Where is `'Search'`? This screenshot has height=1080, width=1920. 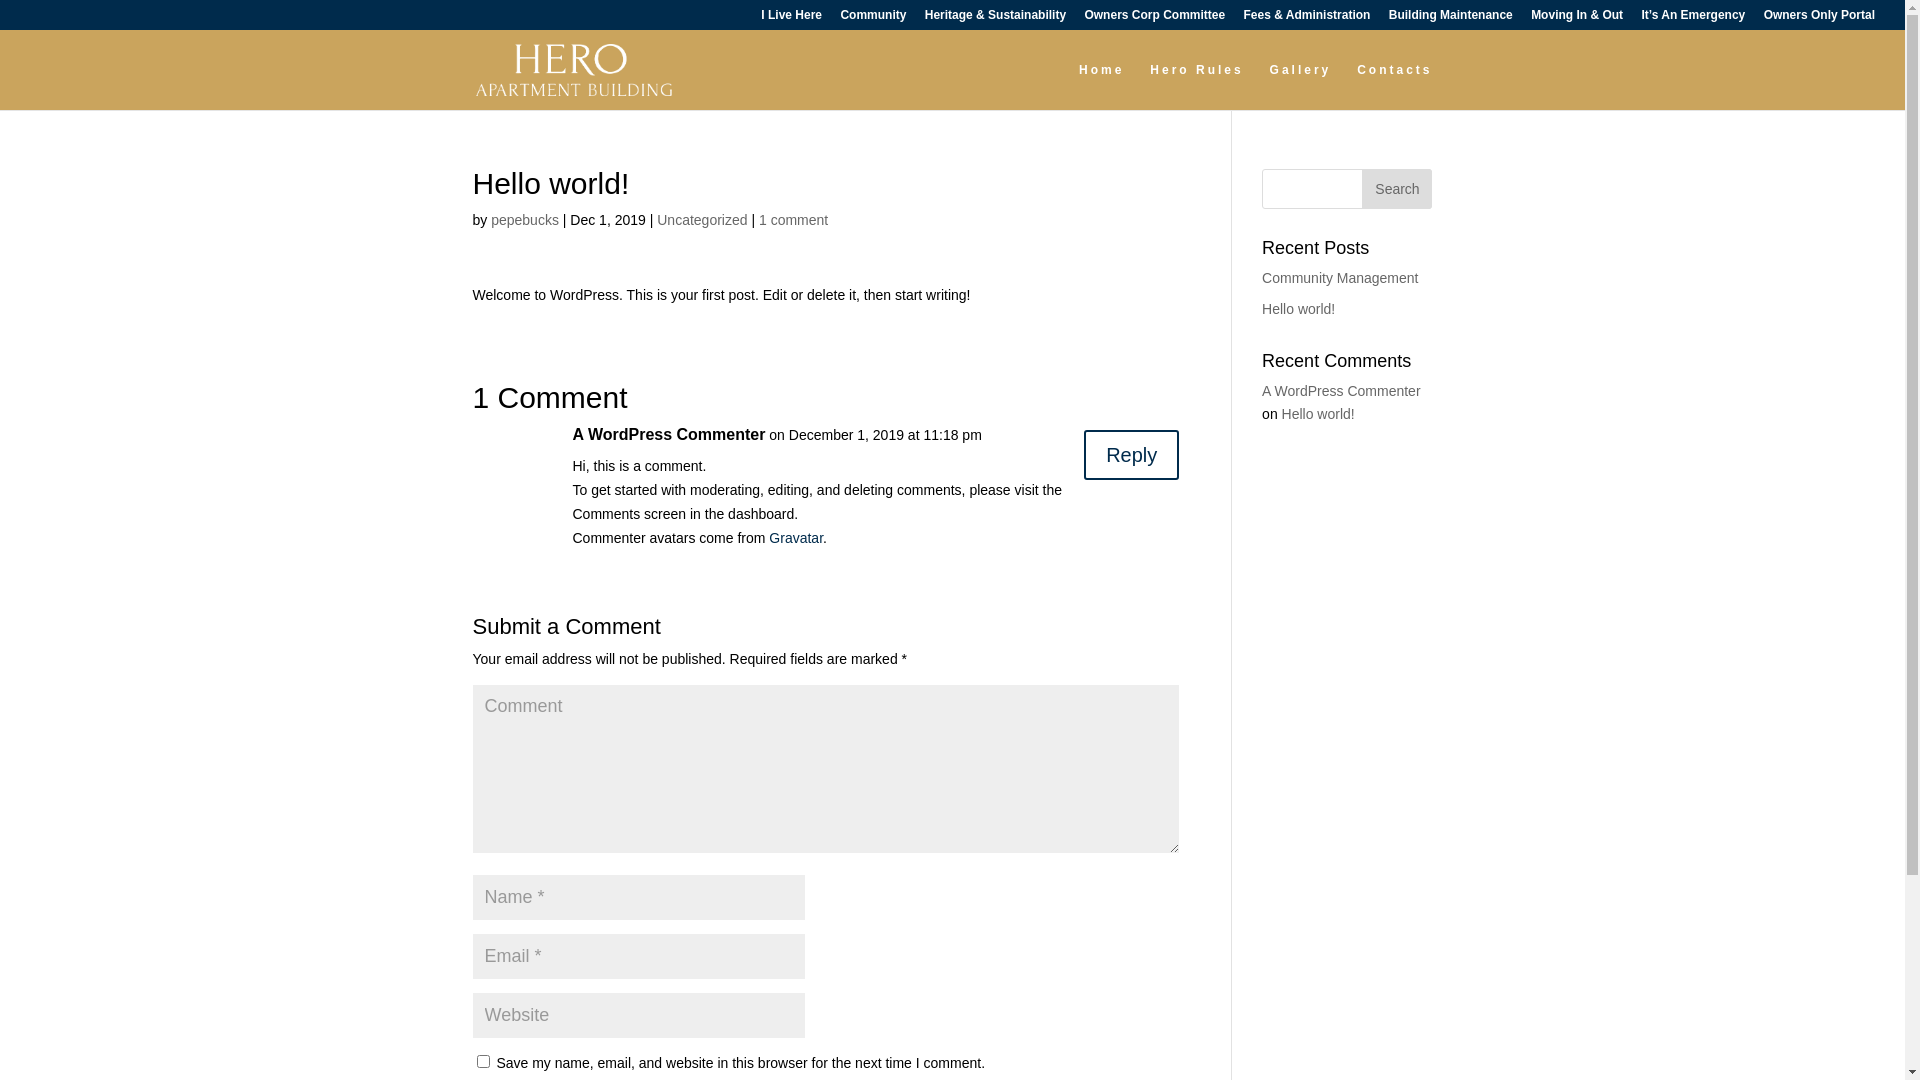 'Search' is located at coordinates (1395, 189).